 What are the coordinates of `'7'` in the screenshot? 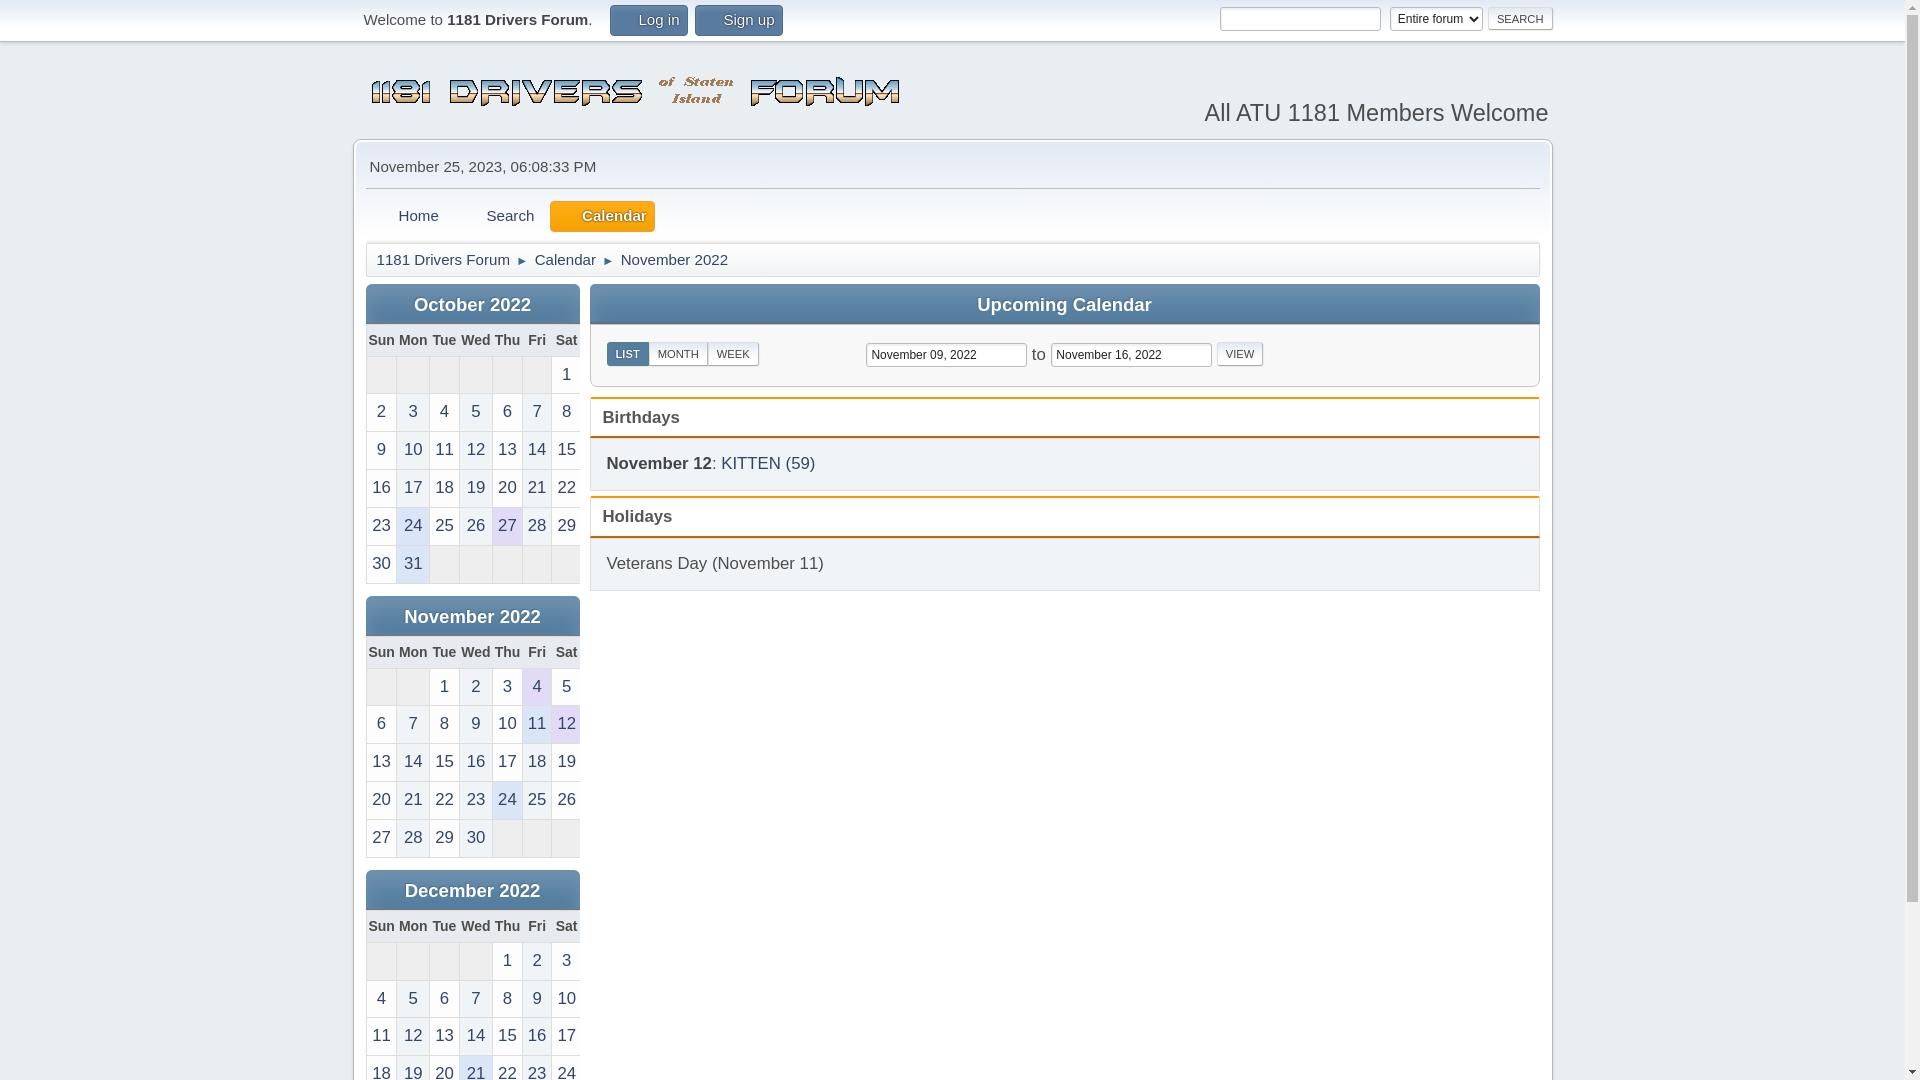 It's located at (411, 724).